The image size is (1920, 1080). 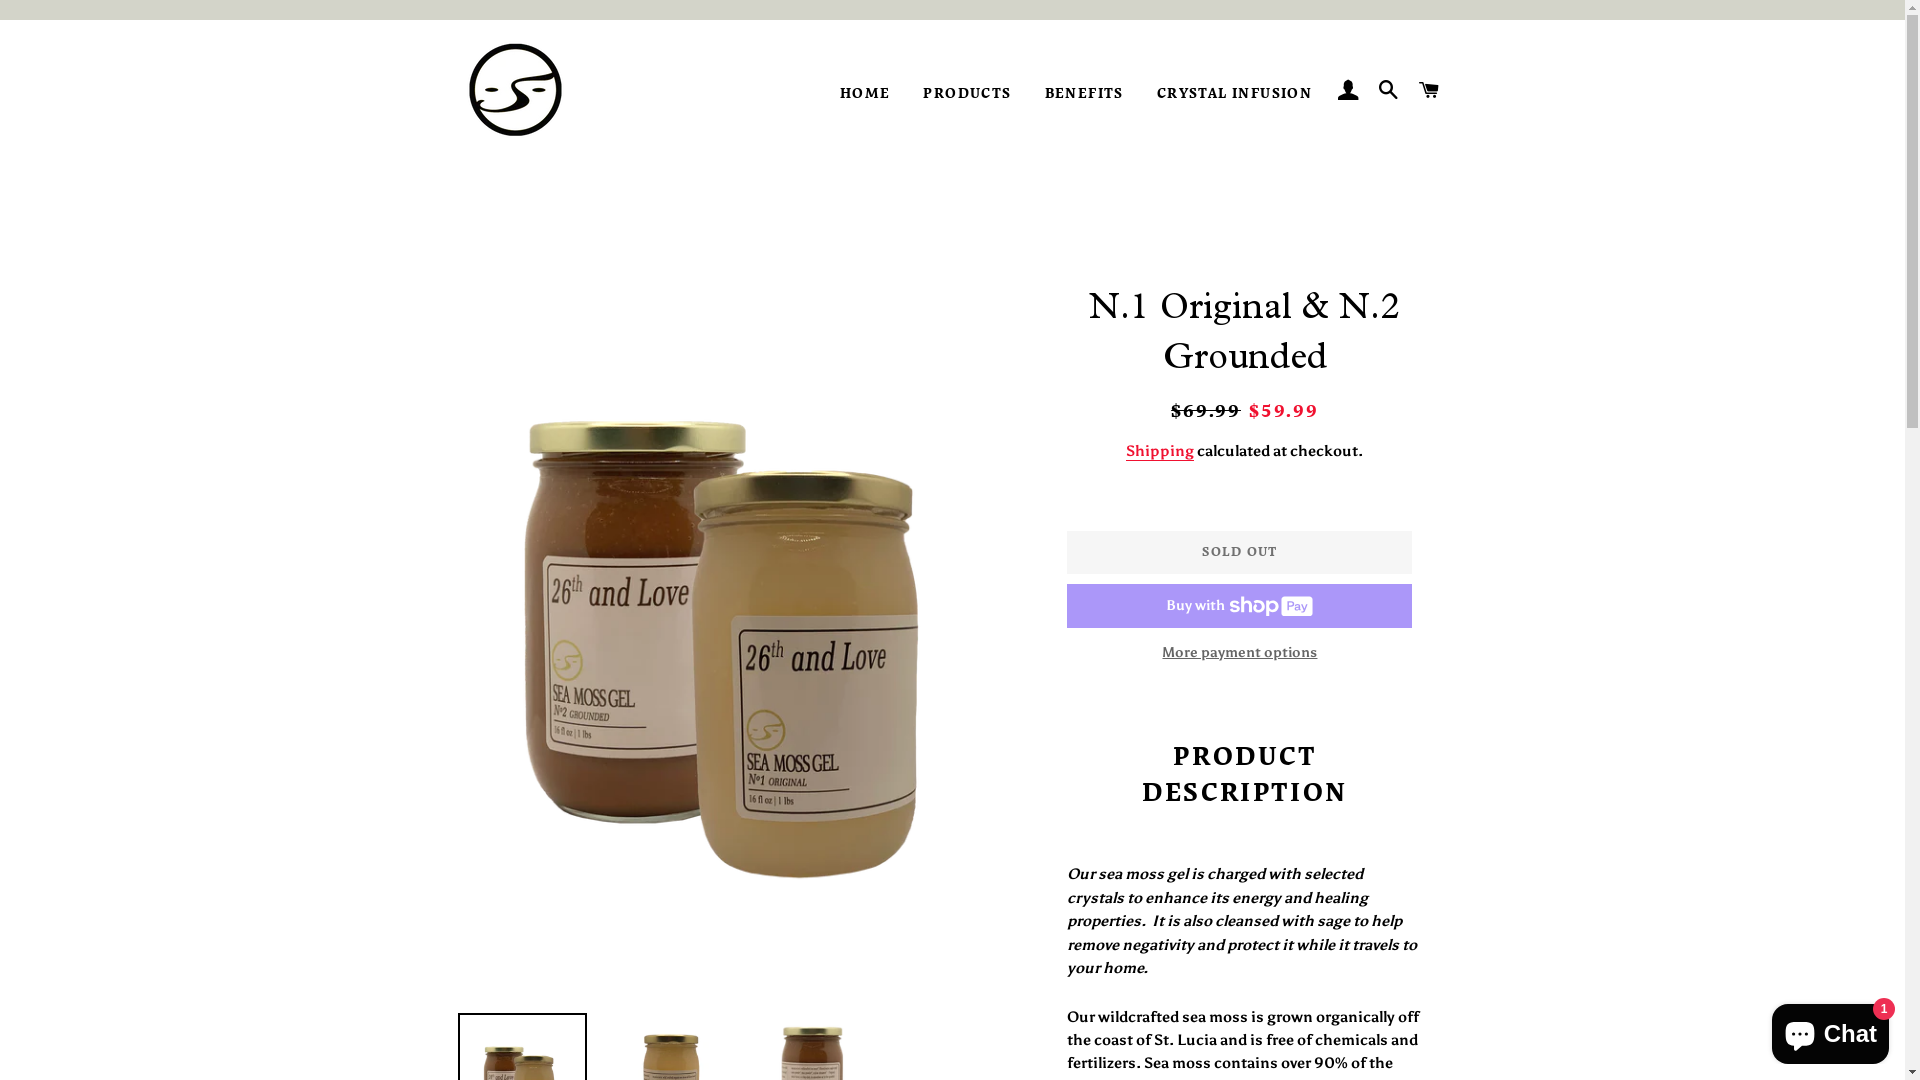 I want to click on 'Shipping', so click(x=1160, y=451).